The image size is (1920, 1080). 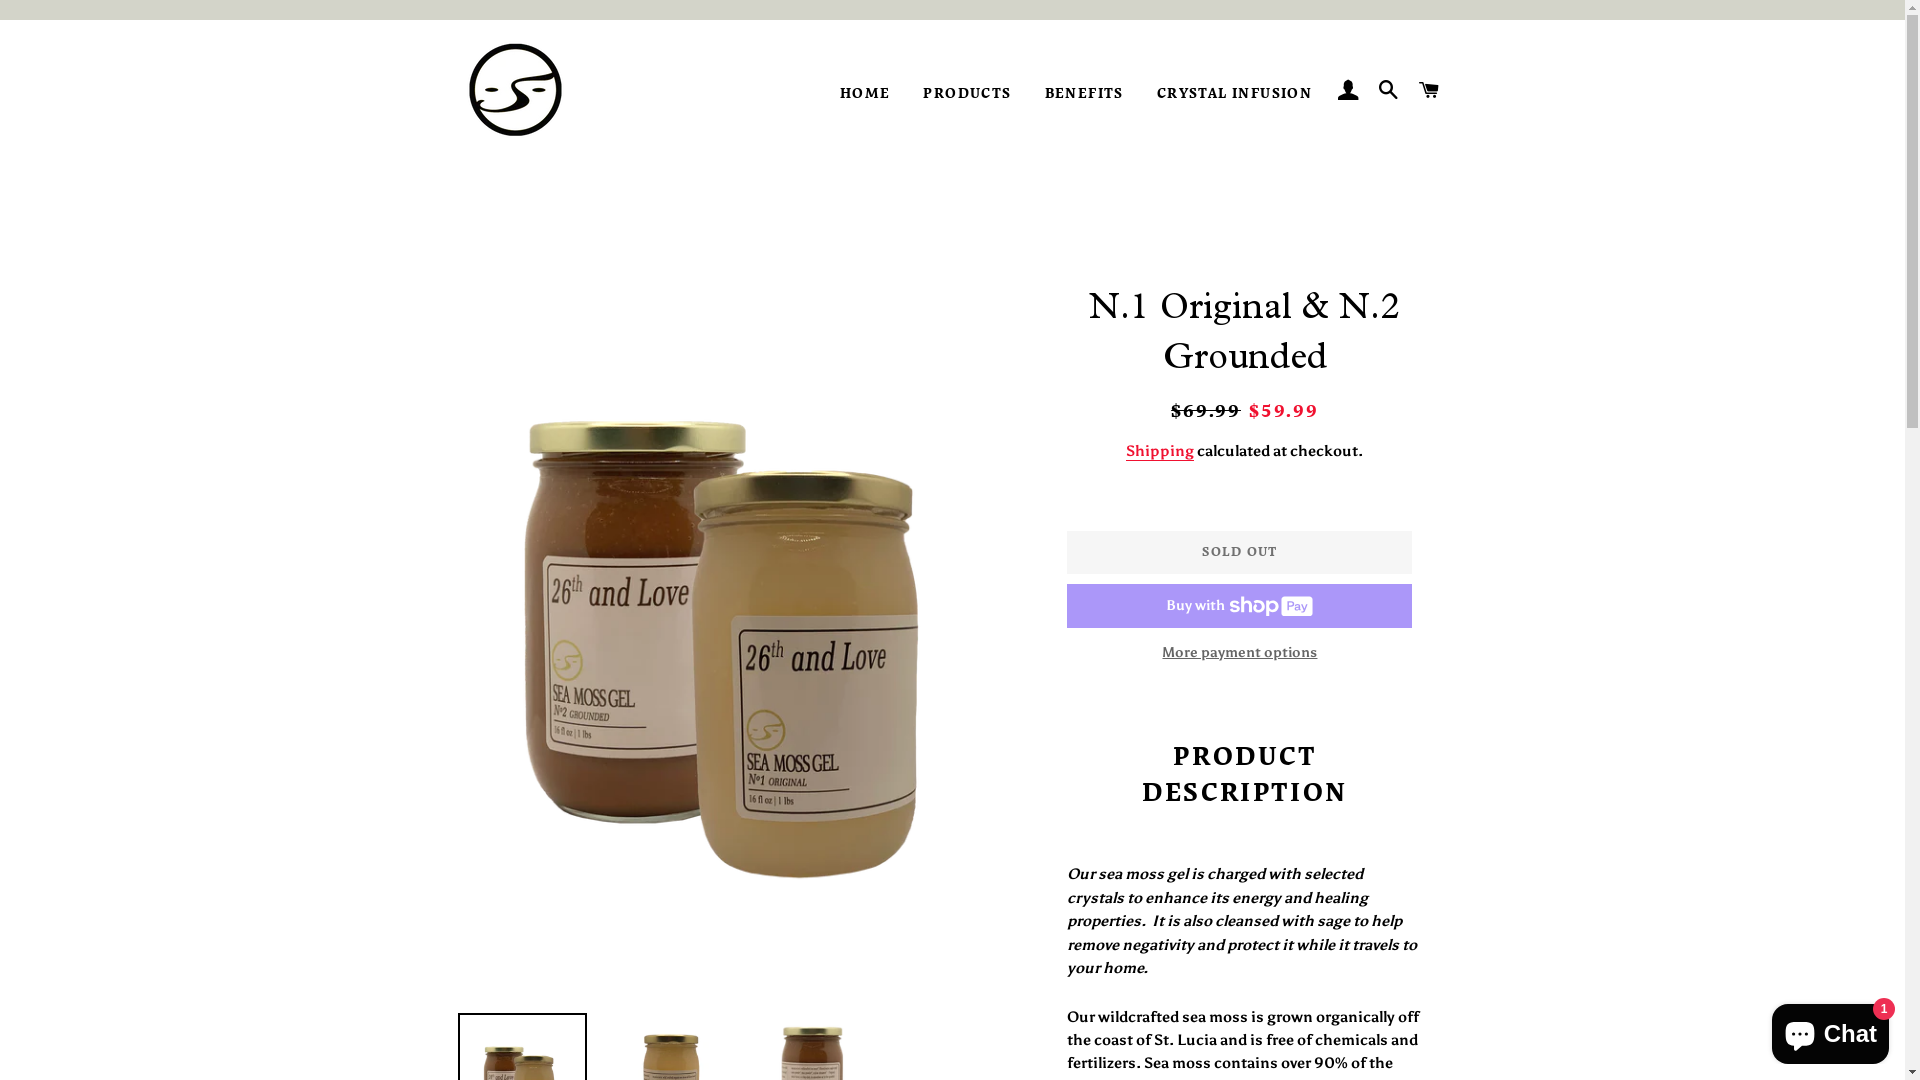 I want to click on 'Shipping', so click(x=1160, y=451).